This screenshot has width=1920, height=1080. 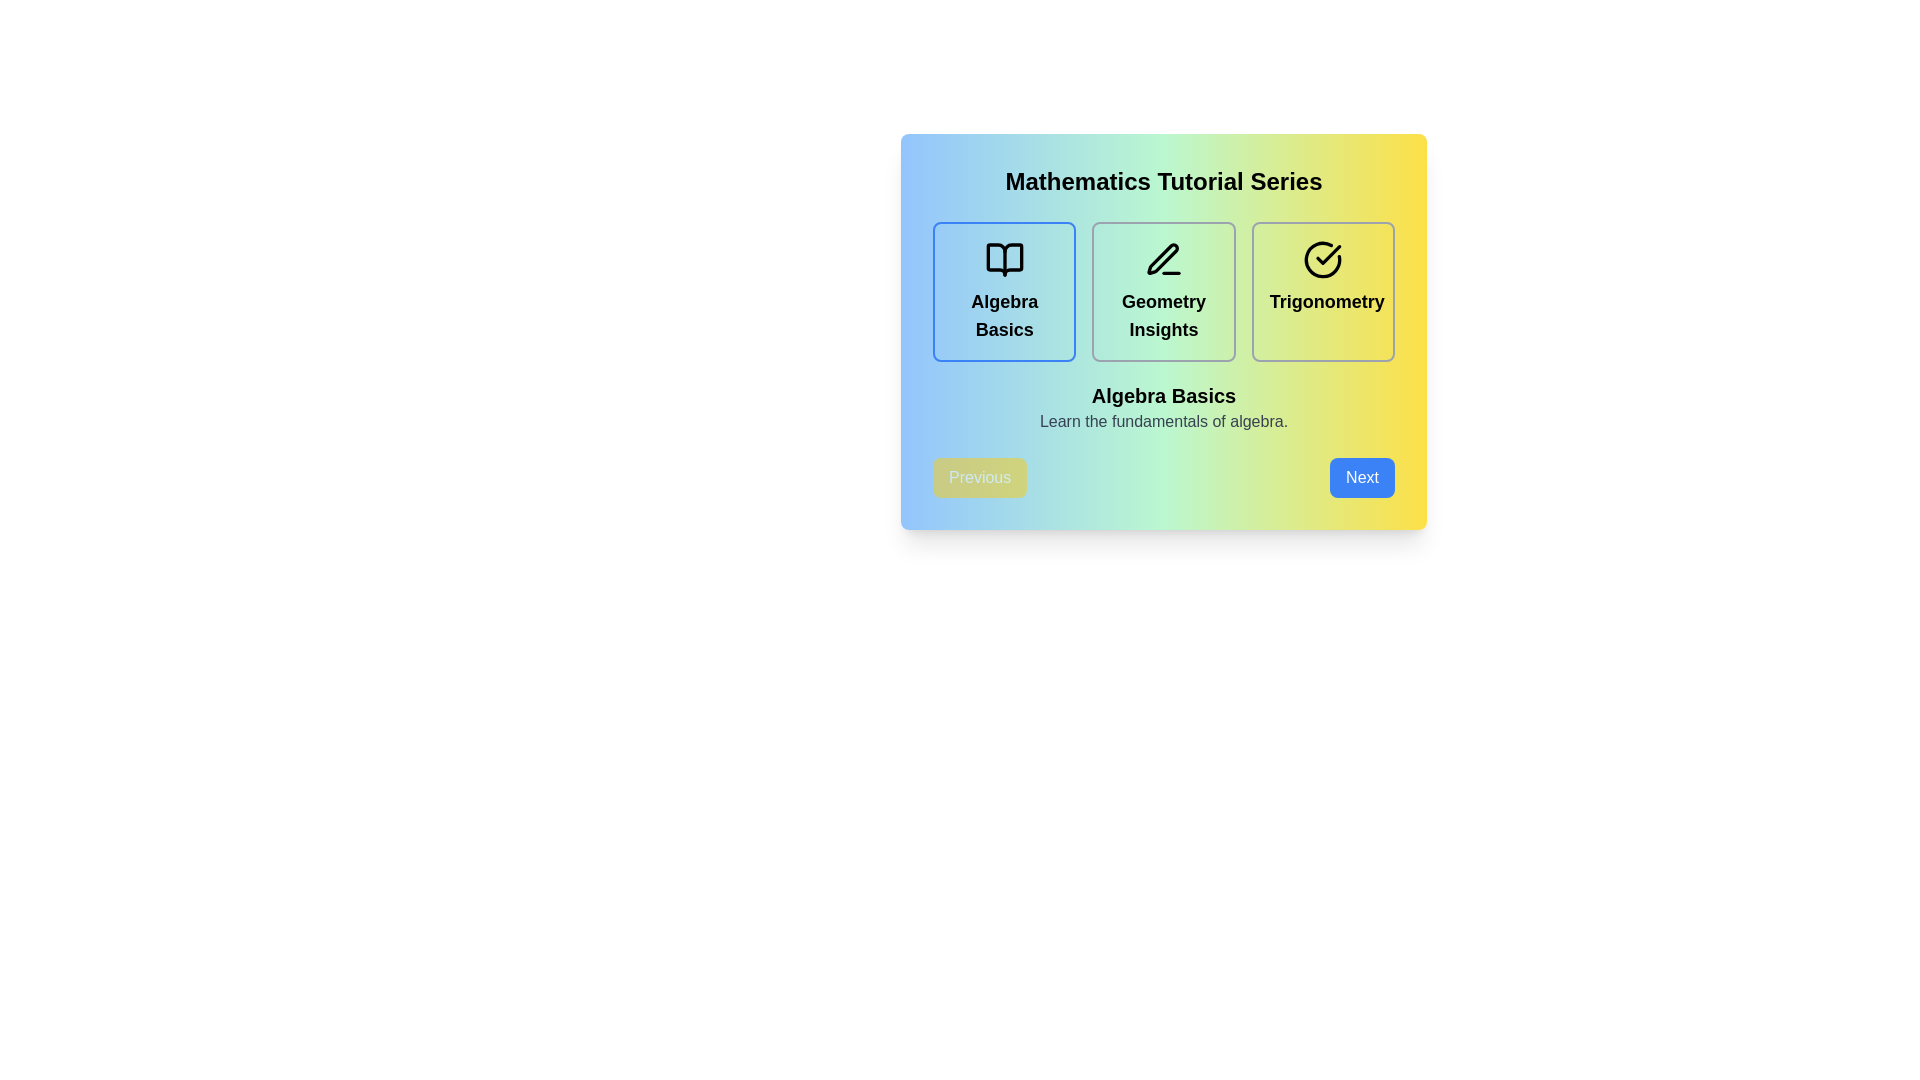 What do you see at coordinates (1004, 292) in the screenshot?
I see `the lesson card corresponding to Algebra Basics to view its details` at bounding box center [1004, 292].